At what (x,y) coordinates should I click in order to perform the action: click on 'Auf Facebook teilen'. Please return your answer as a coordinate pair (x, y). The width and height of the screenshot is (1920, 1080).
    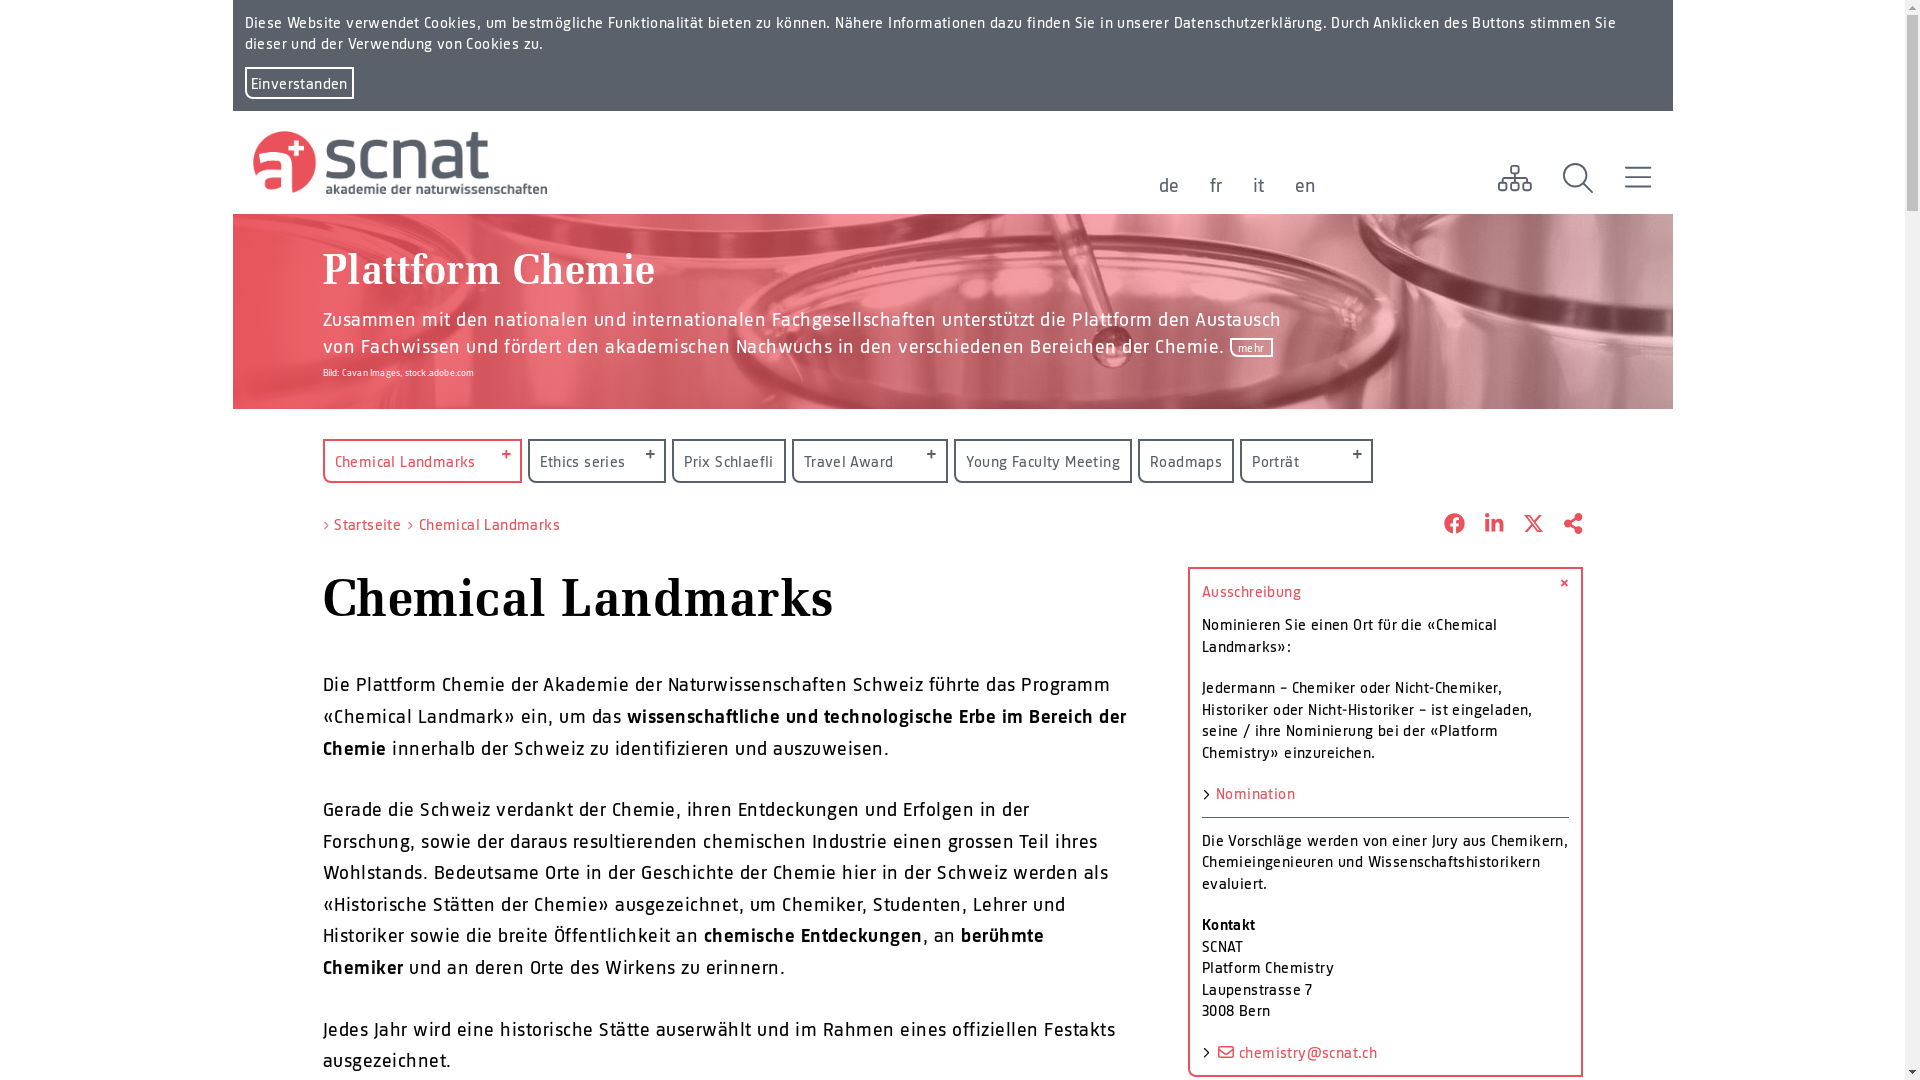
    Looking at the image, I should click on (1444, 523).